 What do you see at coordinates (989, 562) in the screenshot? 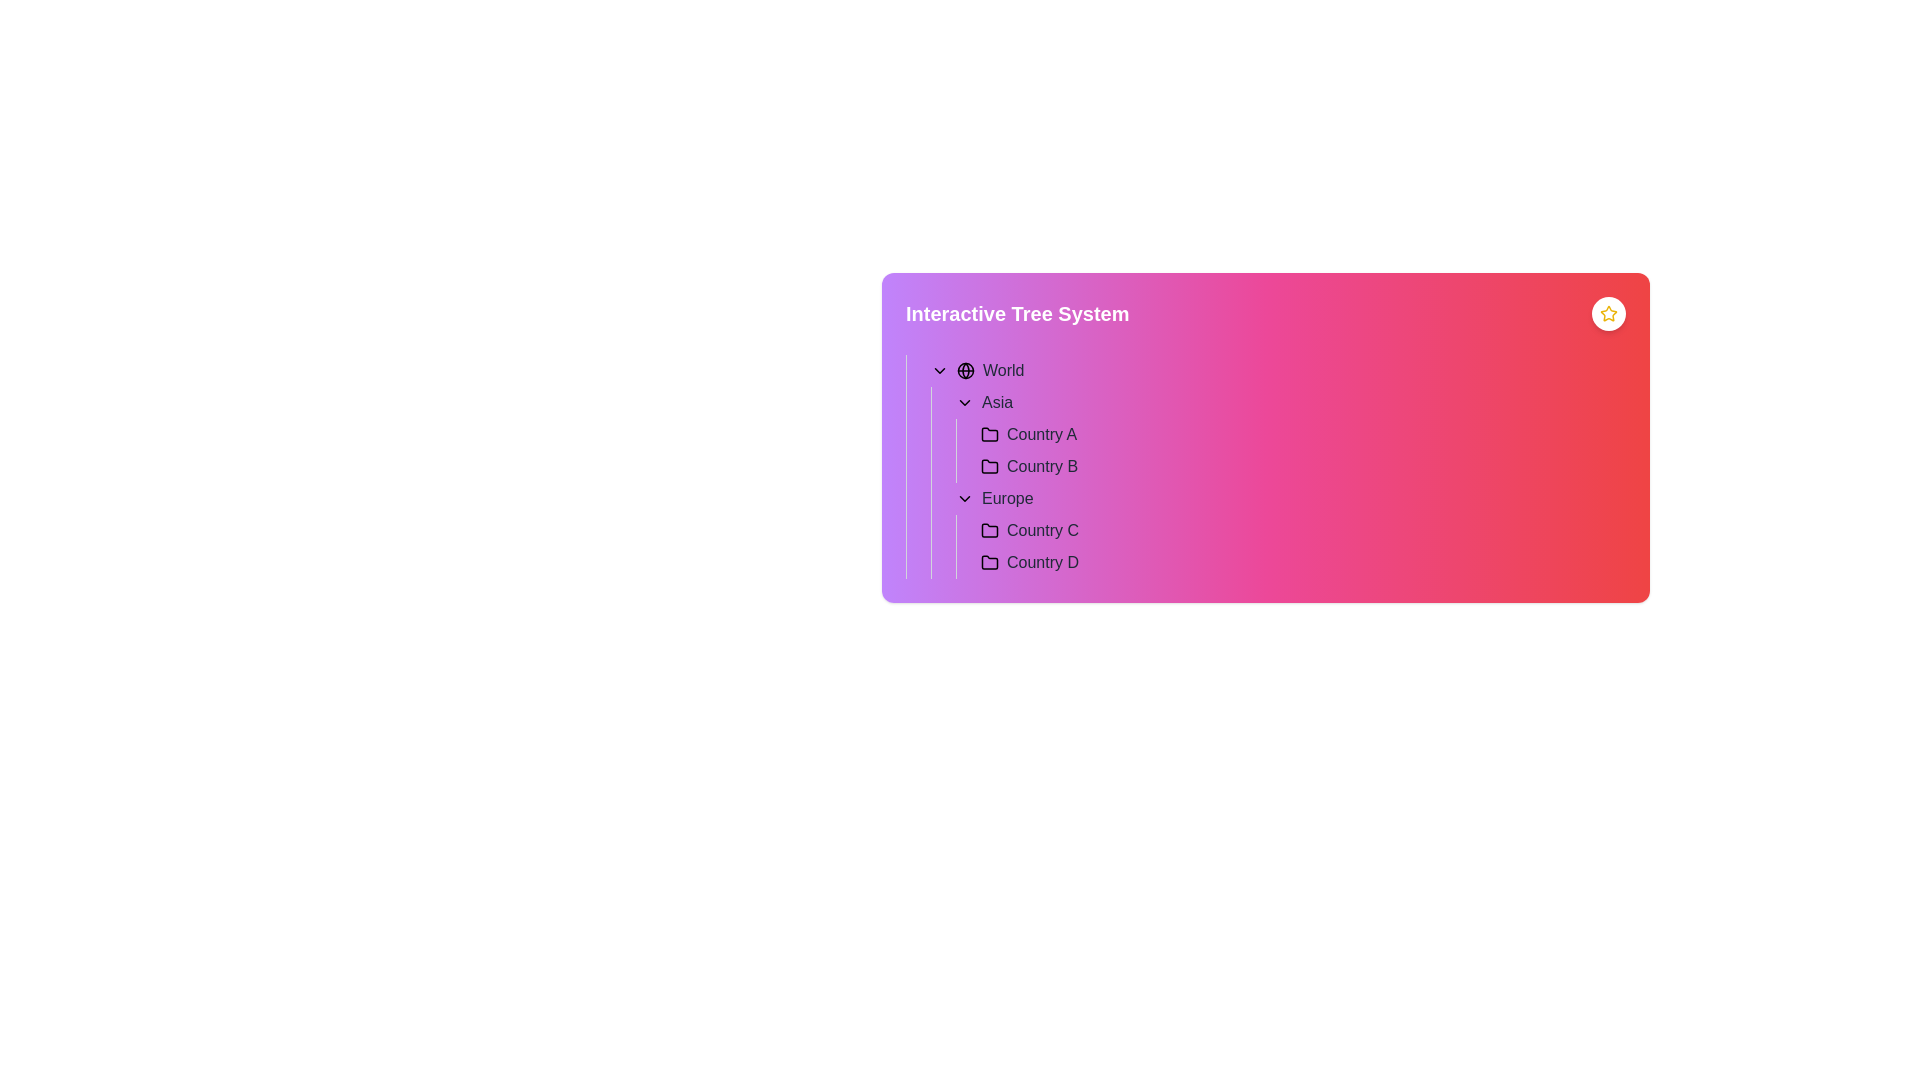
I see `the folder icon representing 'Country D' in the hierarchical tree structure` at bounding box center [989, 562].